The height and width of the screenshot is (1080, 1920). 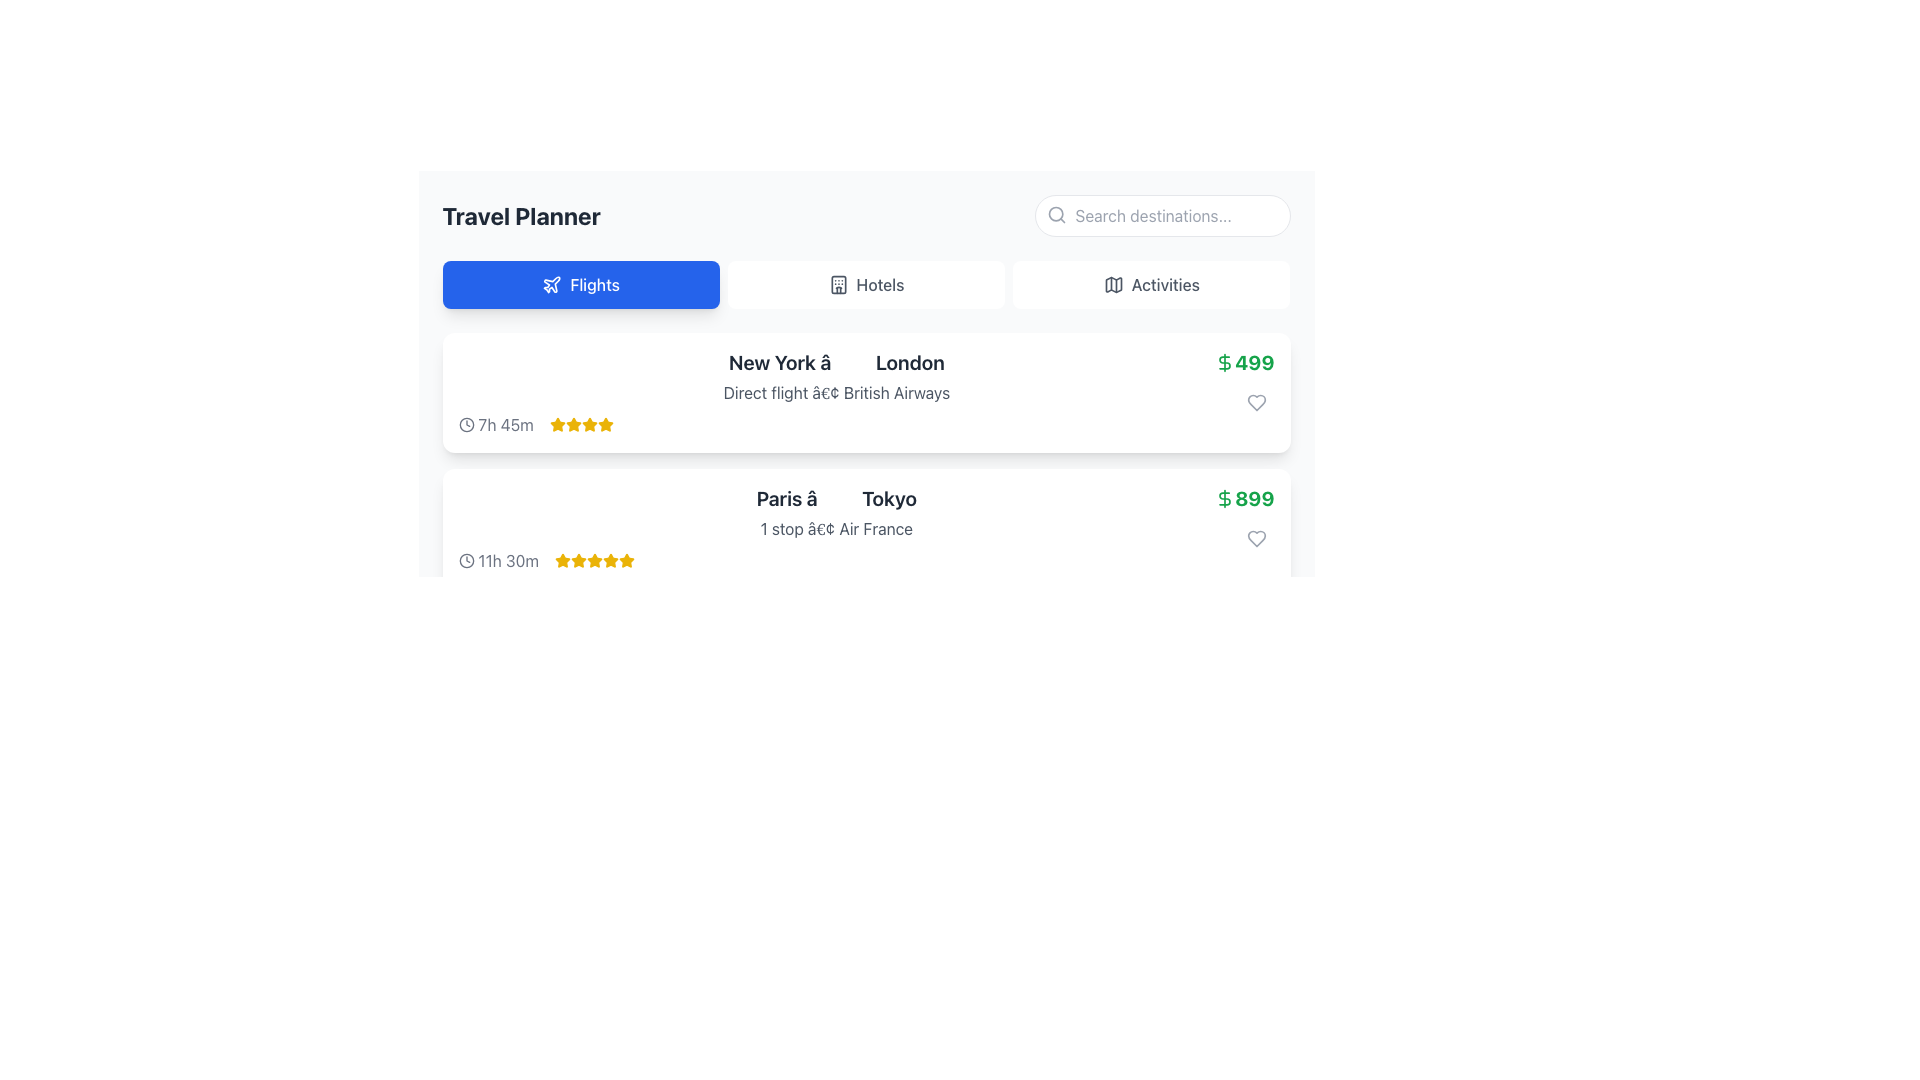 I want to click on the heart-shaped interactive icon with a gray outline, located in the bottom-right corner of the second itinerary card, so click(x=1255, y=538).